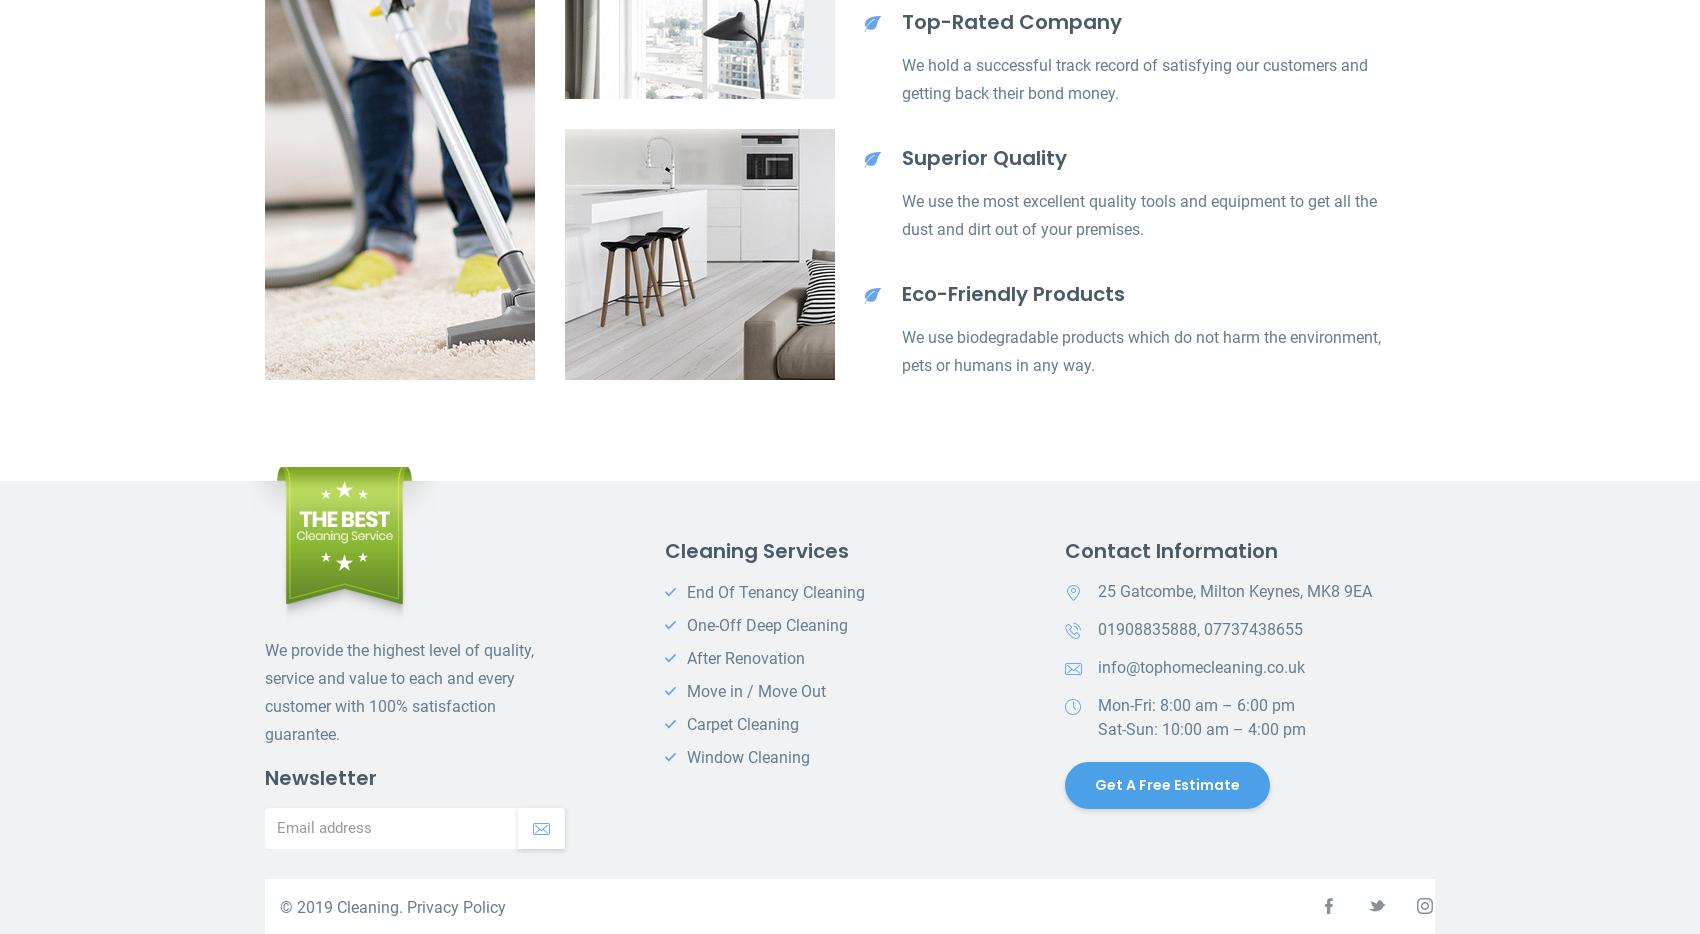 Image resolution: width=1700 pixels, height=934 pixels. What do you see at coordinates (743, 724) in the screenshot?
I see `'Carpet Cleaning'` at bounding box center [743, 724].